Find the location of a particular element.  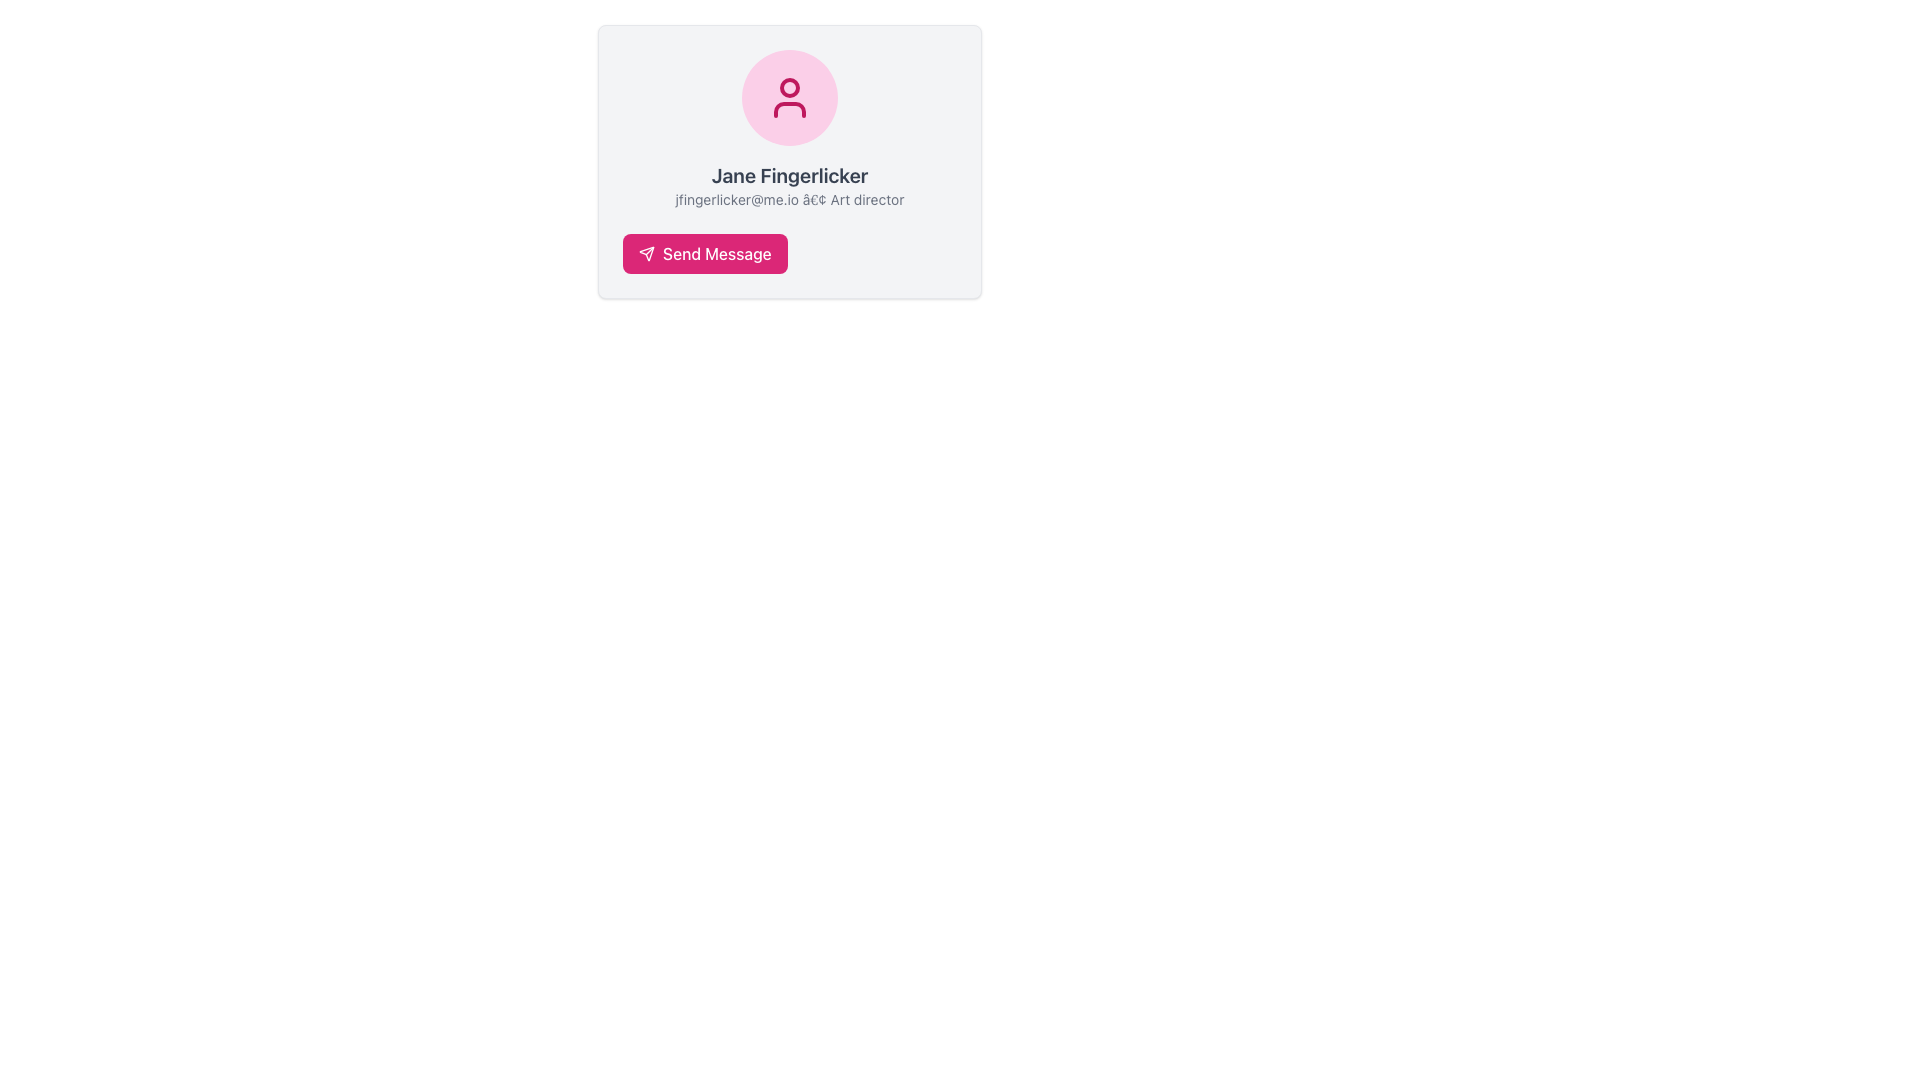

the text label displaying the user's email address and job title, positioned below the name 'Jane Fingerlicker' and above the 'Send Message' button is located at coordinates (789, 200).